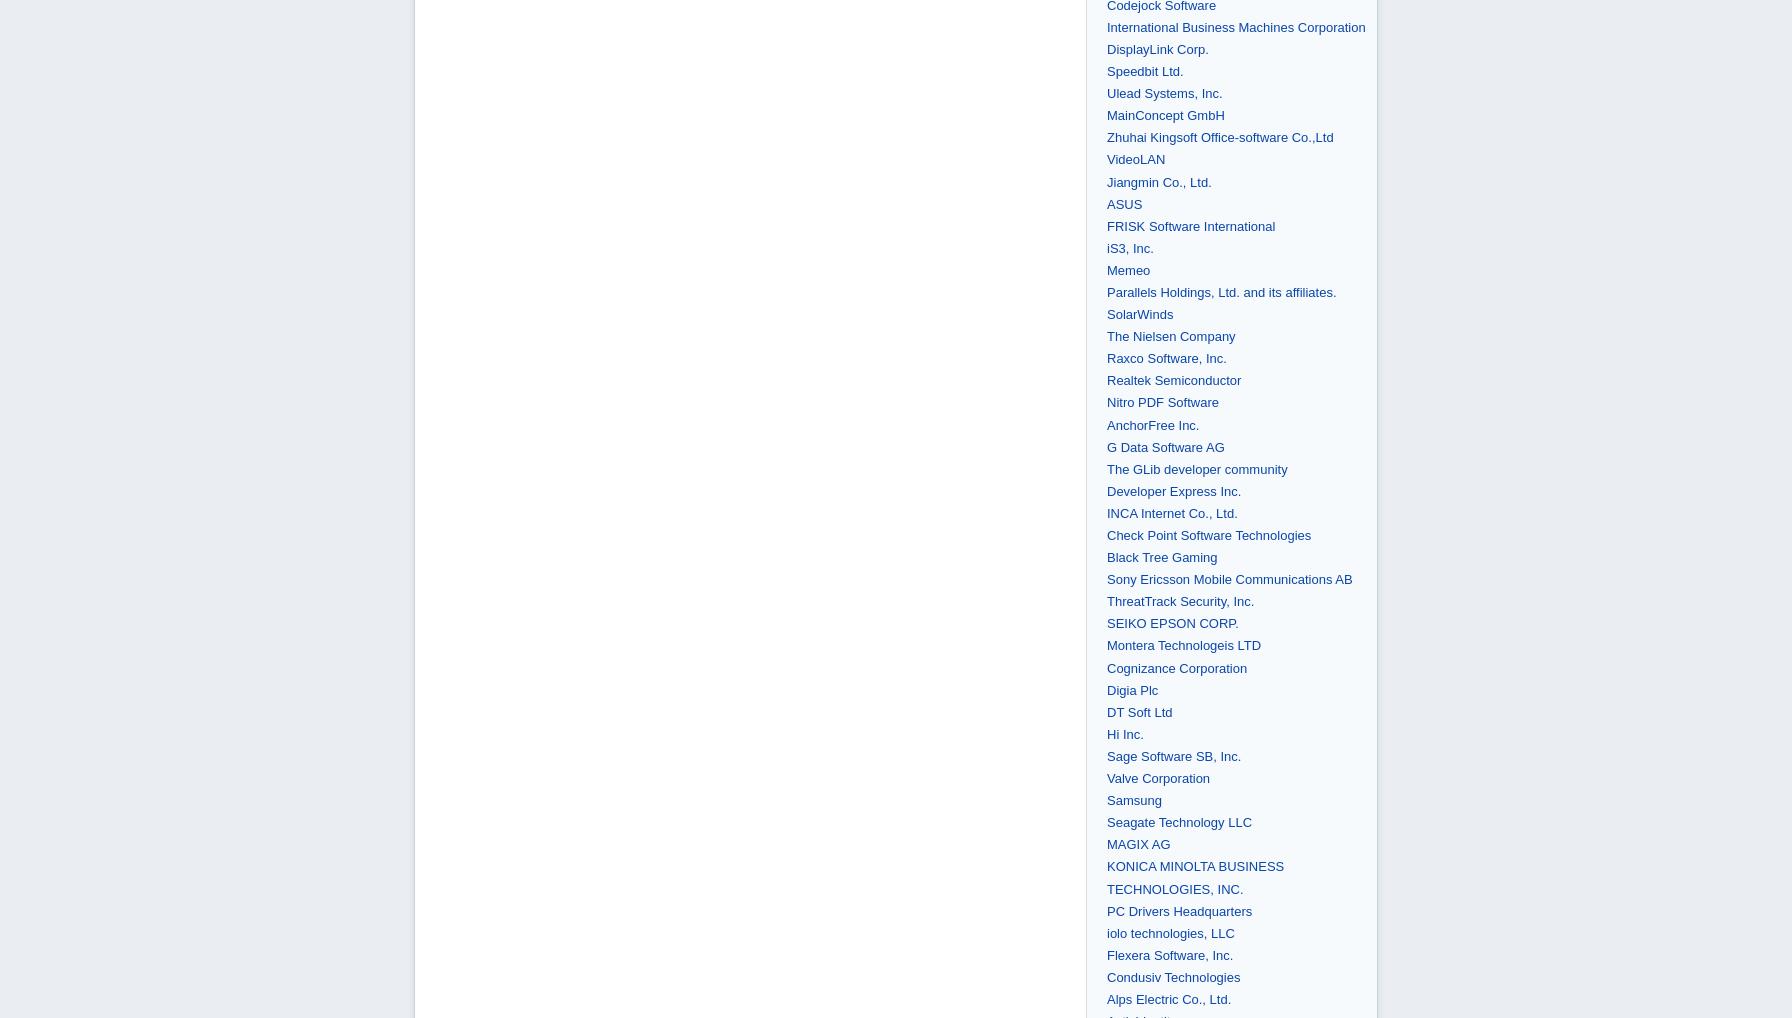 This screenshot has height=1018, width=1792. I want to click on 'Flexera Software, Inc.', so click(1169, 953).